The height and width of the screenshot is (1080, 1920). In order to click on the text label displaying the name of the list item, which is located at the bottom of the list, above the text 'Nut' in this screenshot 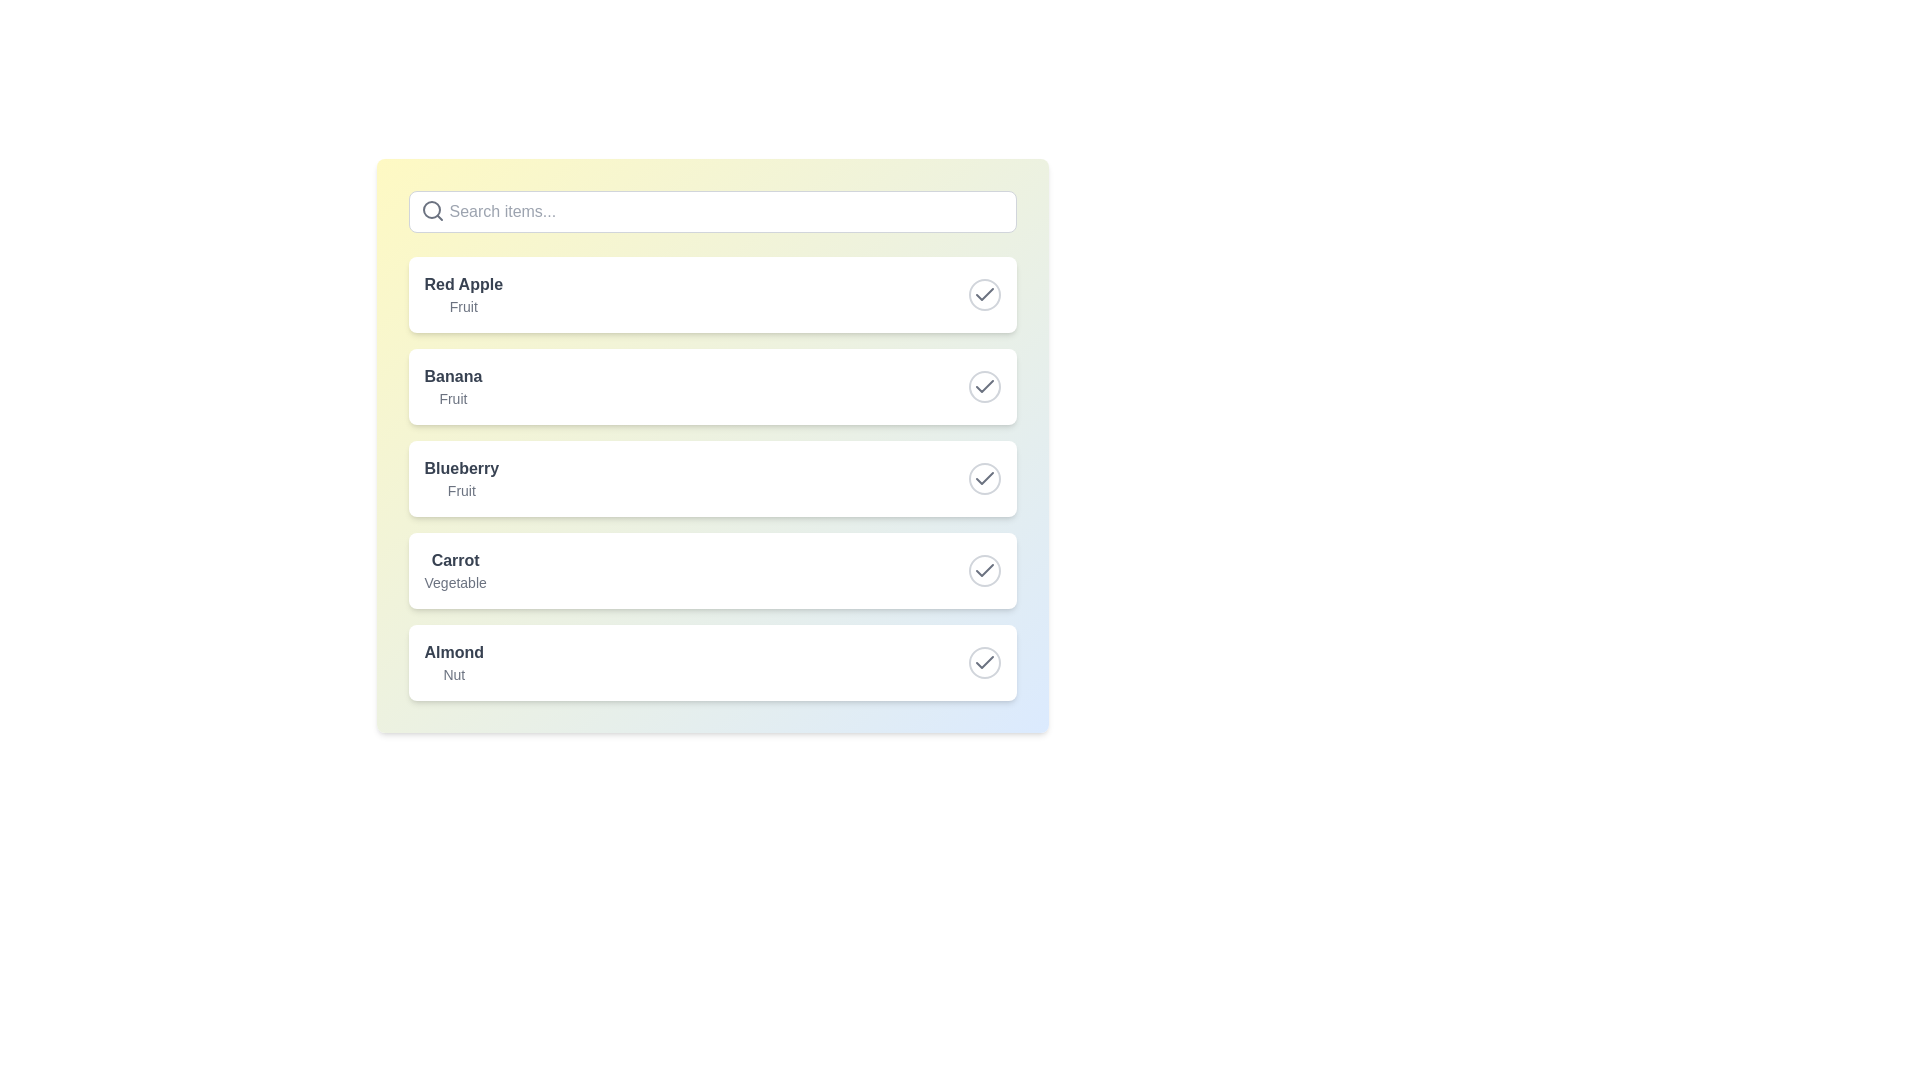, I will do `click(453, 652)`.